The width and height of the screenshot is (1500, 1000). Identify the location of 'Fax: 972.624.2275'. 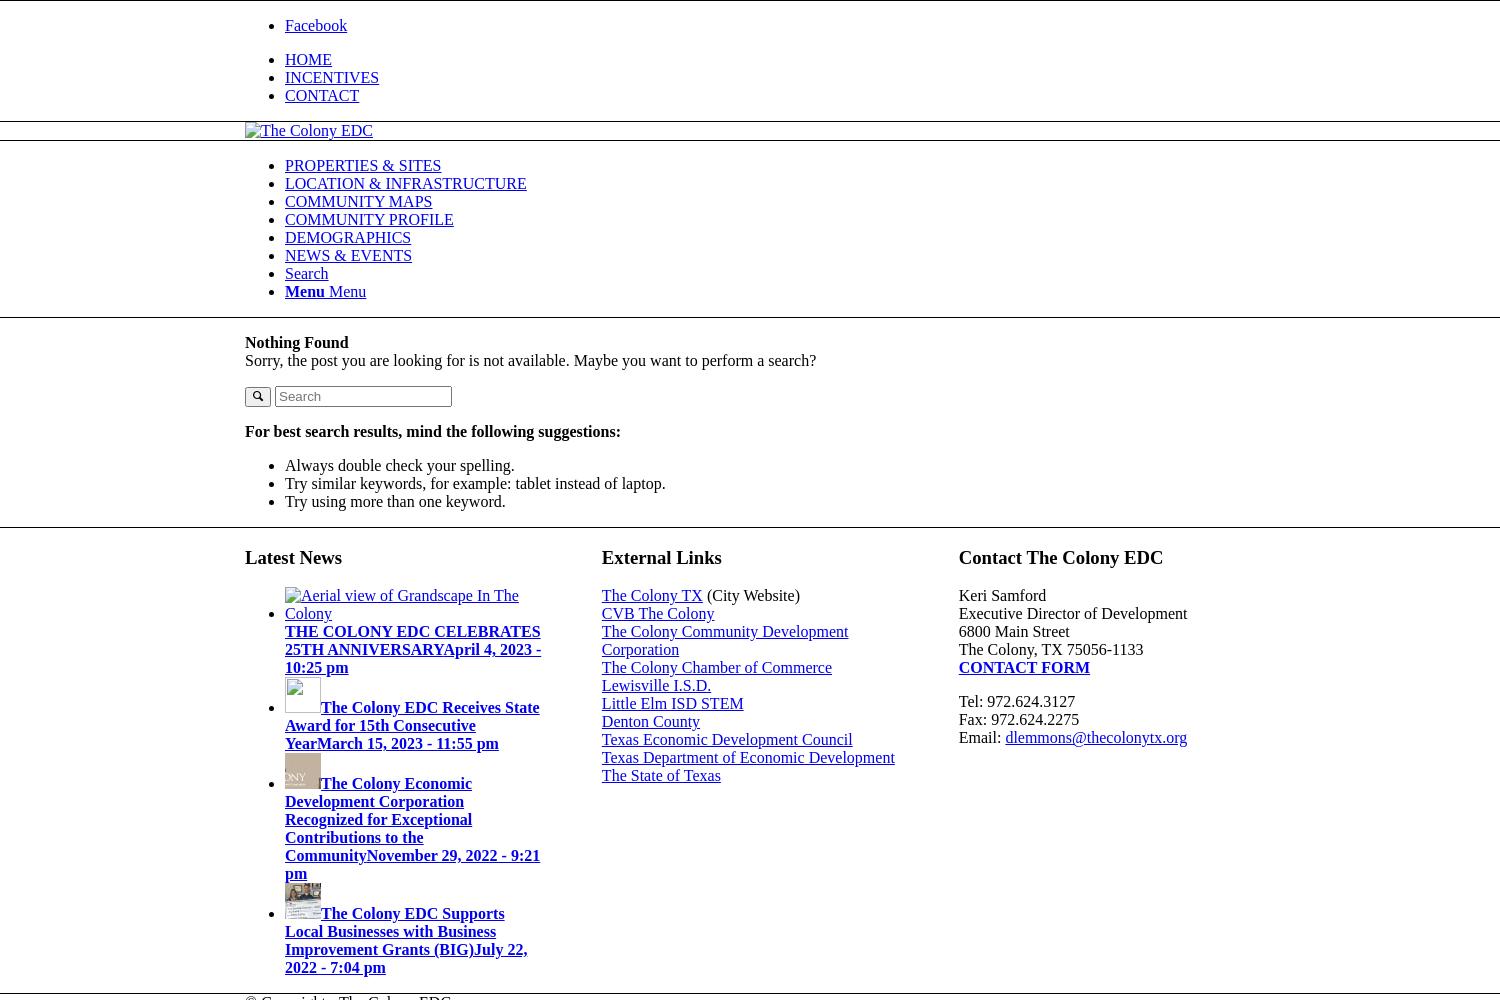
(1018, 718).